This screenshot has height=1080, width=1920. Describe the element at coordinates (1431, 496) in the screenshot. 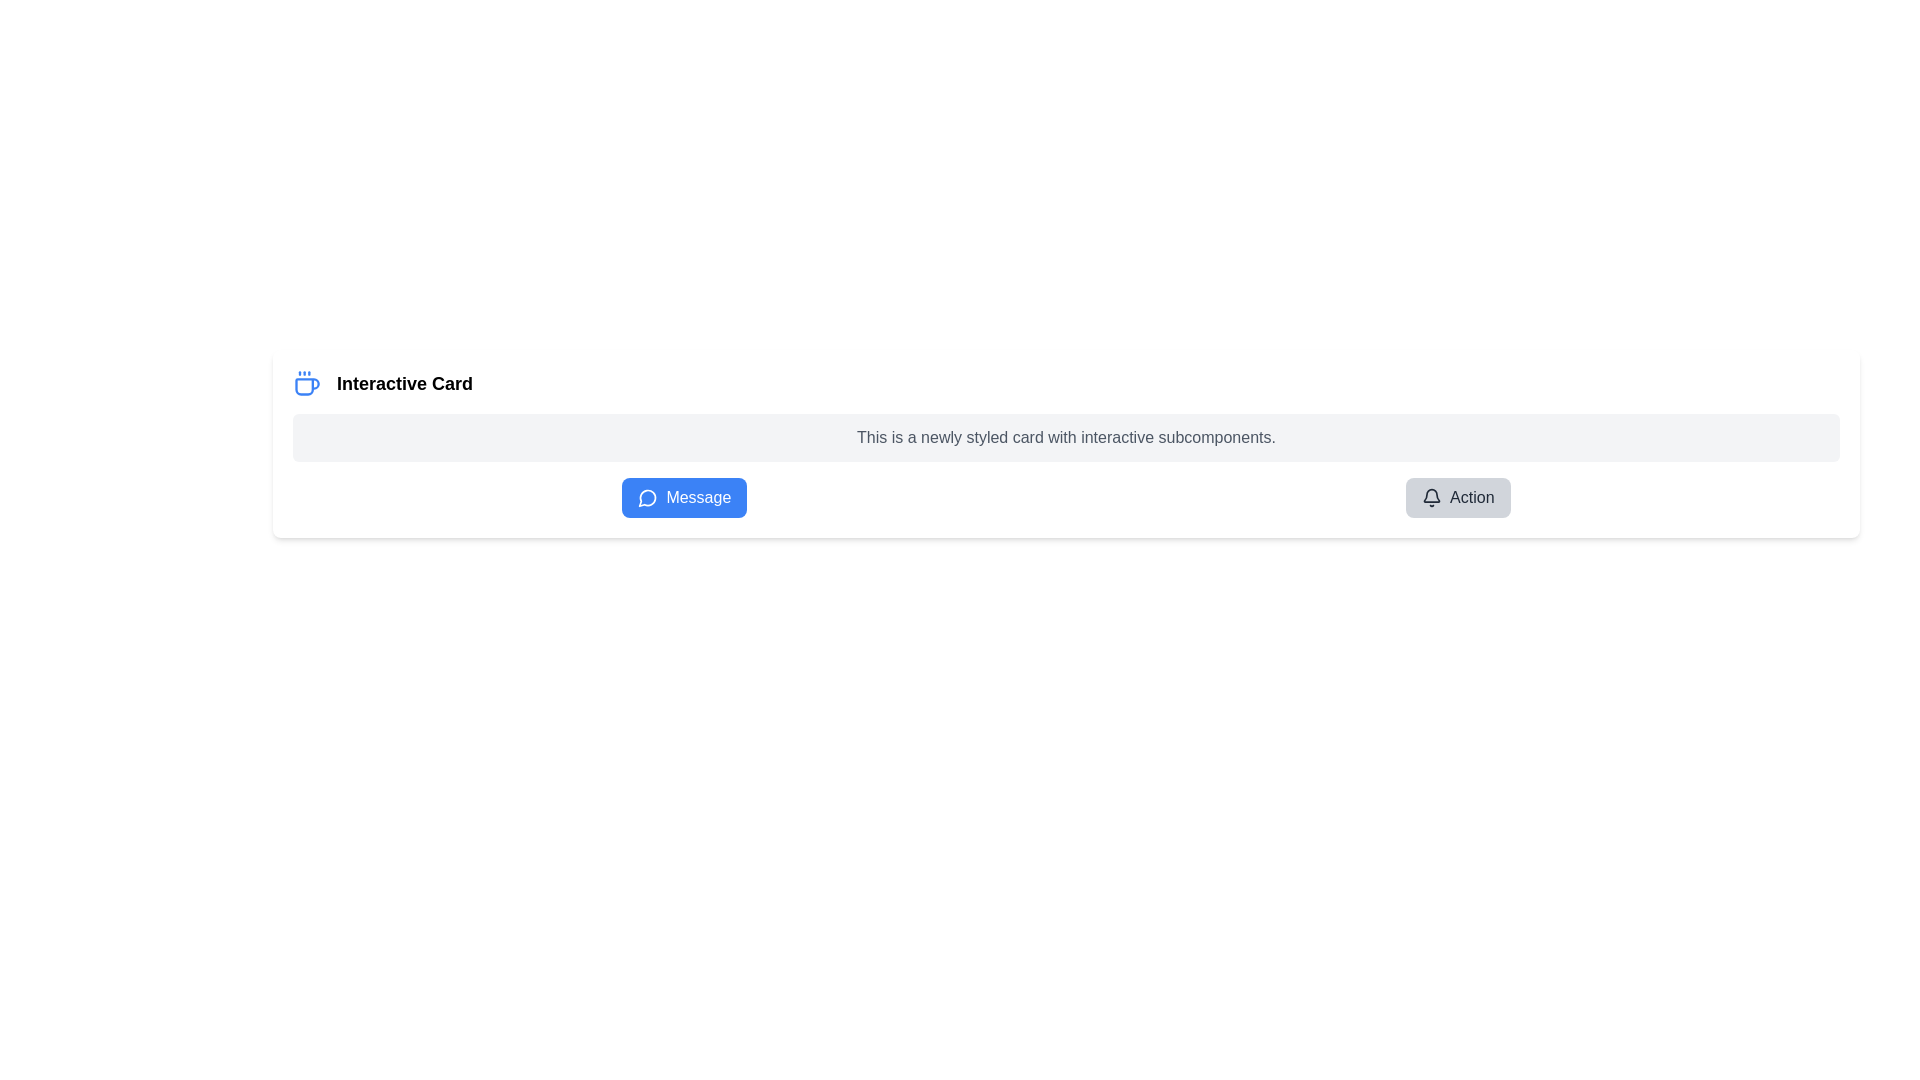

I see `the bell icon located on the left side of the 'Action' button, which represents notifications or alerts` at that location.